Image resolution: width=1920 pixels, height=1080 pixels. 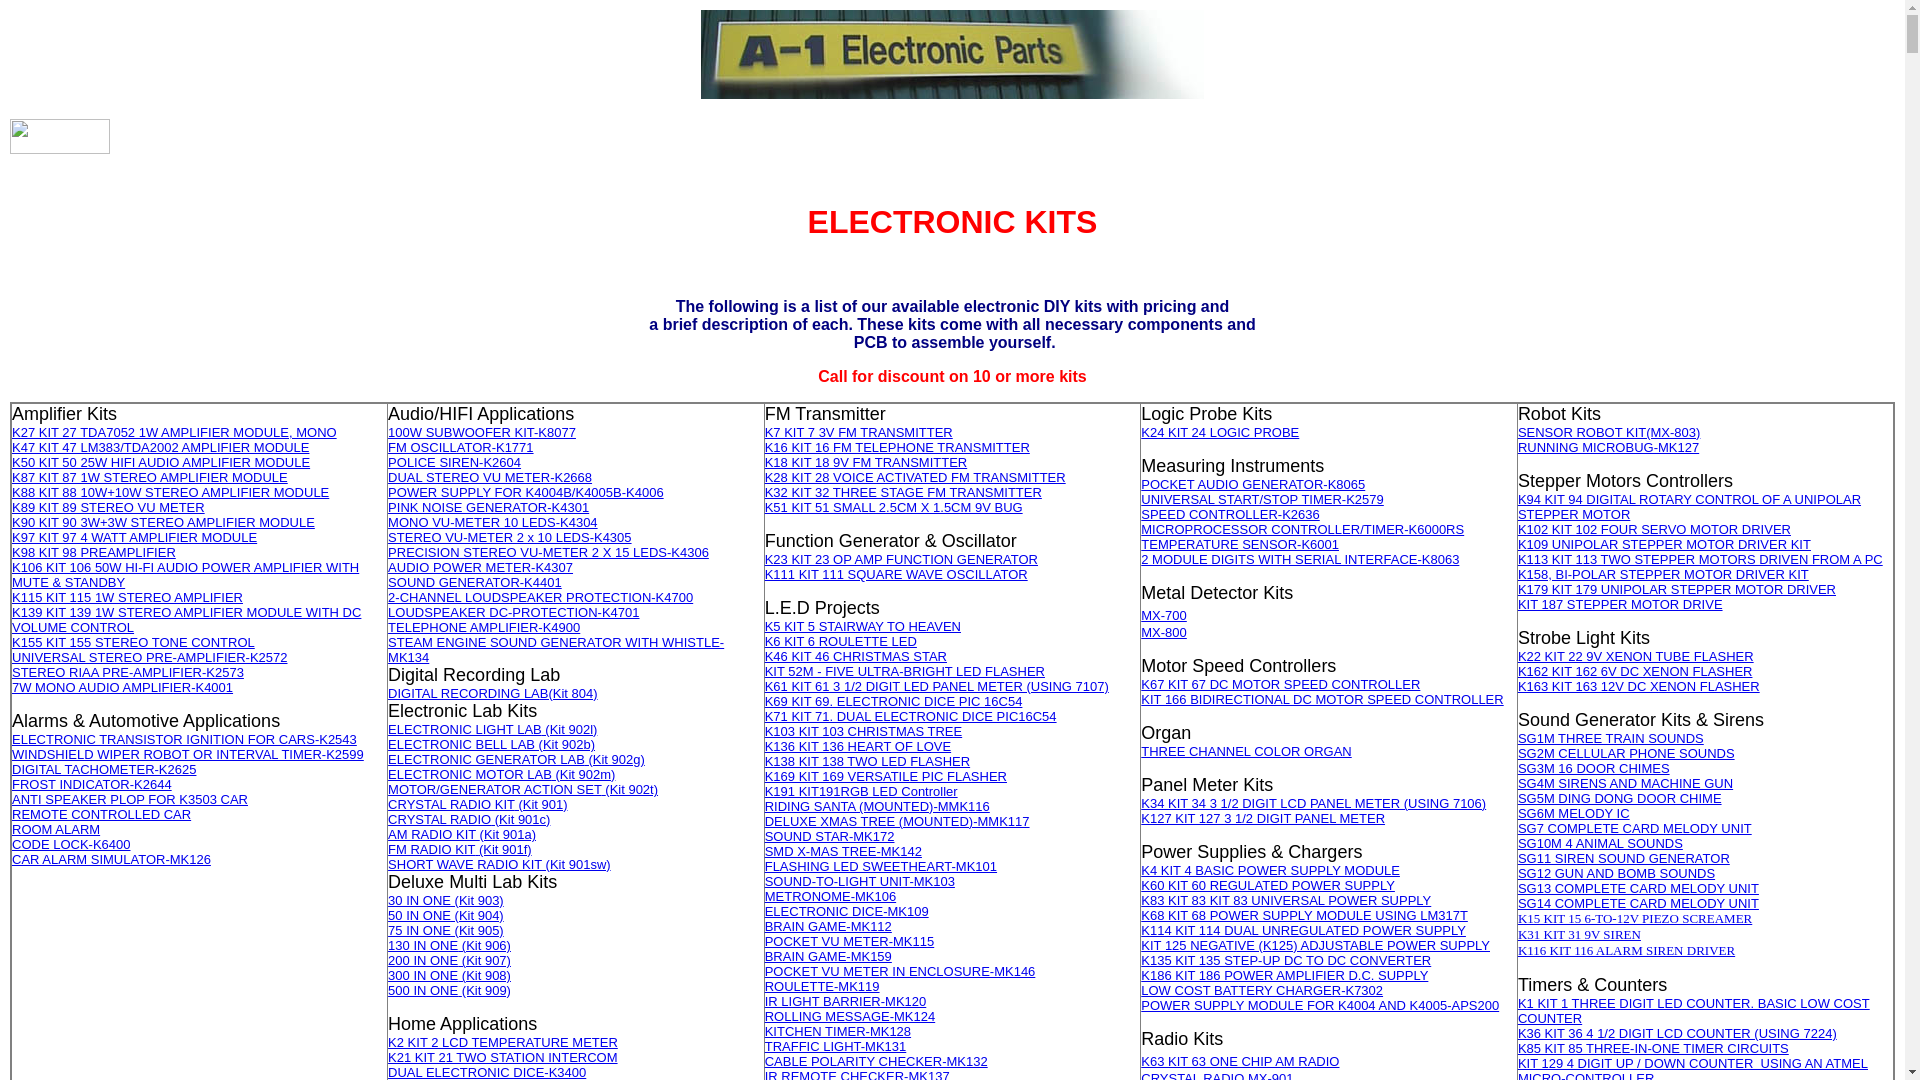 What do you see at coordinates (1626, 949) in the screenshot?
I see `'K116 KIT 116 ALARM SIREN DRIVER'` at bounding box center [1626, 949].